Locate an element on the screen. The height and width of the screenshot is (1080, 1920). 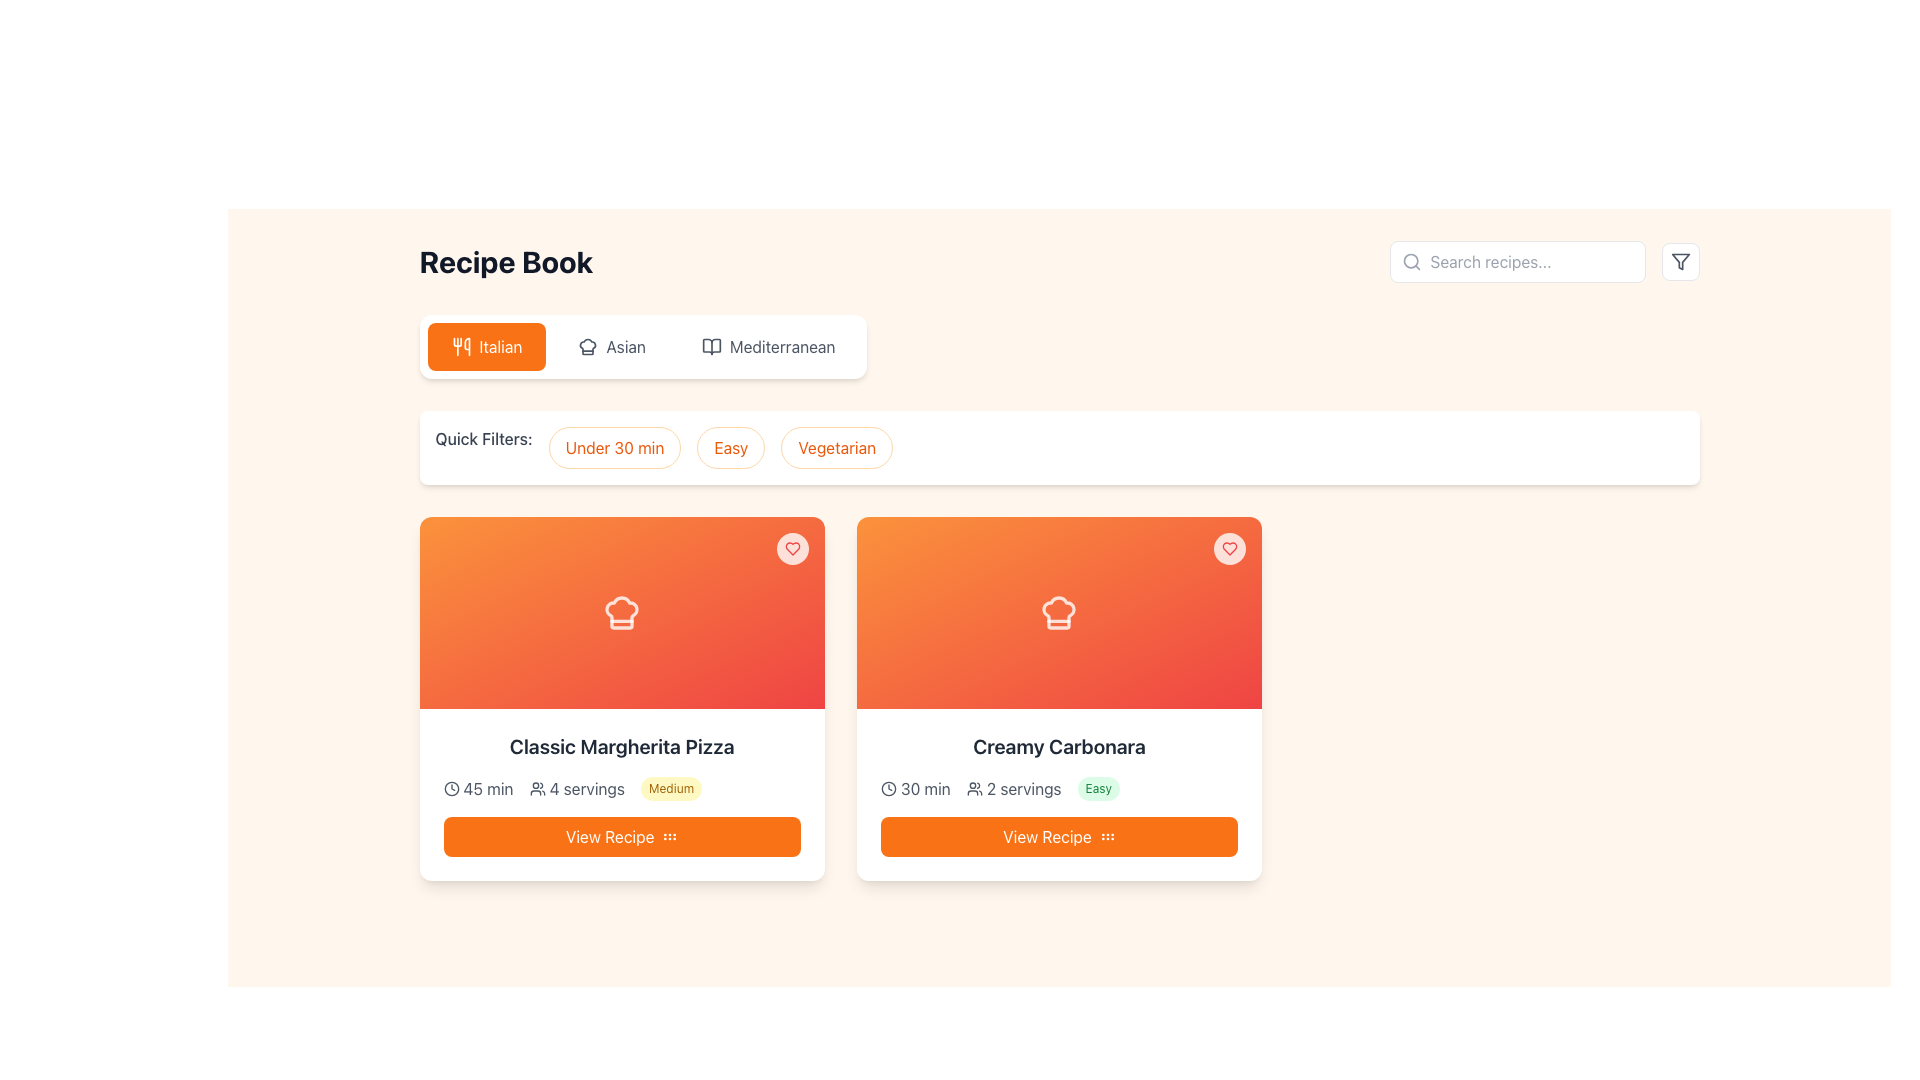
the recipe info panel displaying 'Classic Margherita Pizza', which includes preparation time, servings, and difficulty level in a yellow rounded badge is located at coordinates (621, 793).